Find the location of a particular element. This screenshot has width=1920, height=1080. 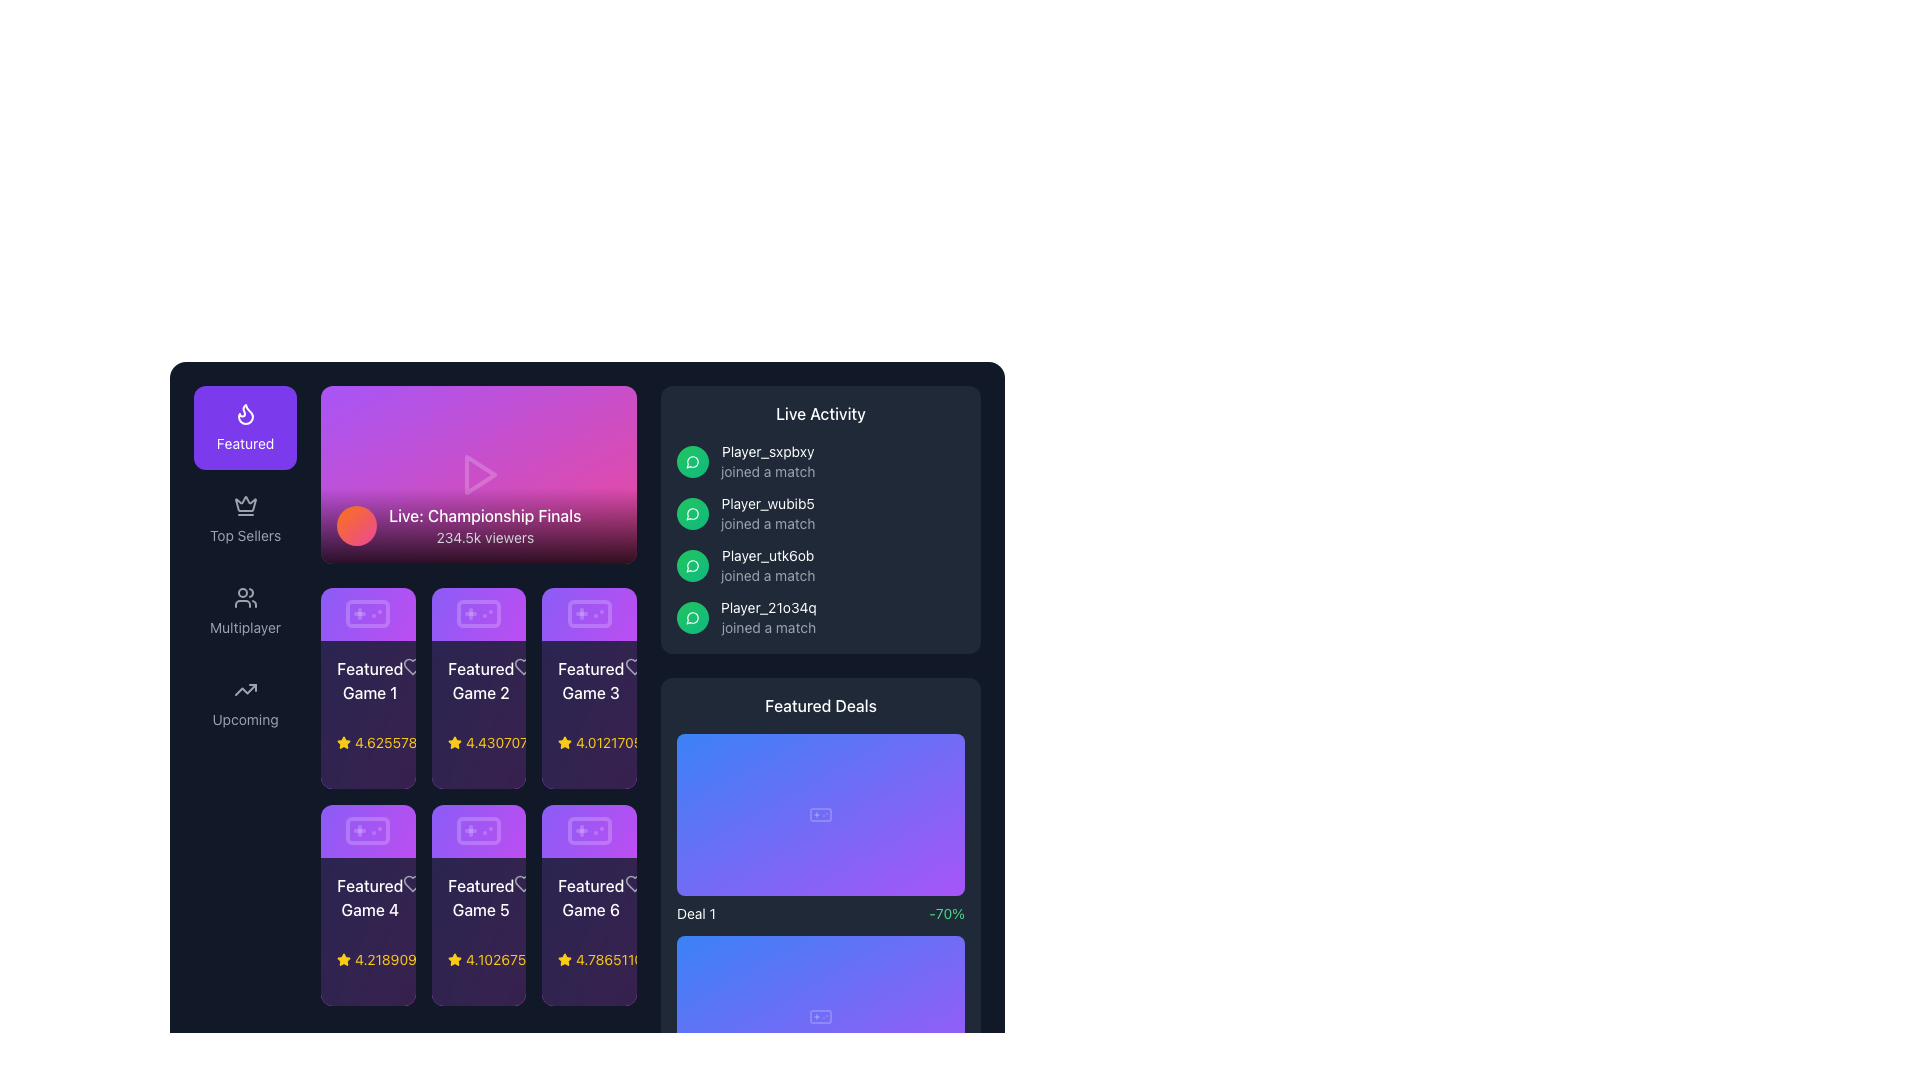

the Text Label that serves as a title for a specific game featured in the interface to interact with related features is located at coordinates (588, 897).